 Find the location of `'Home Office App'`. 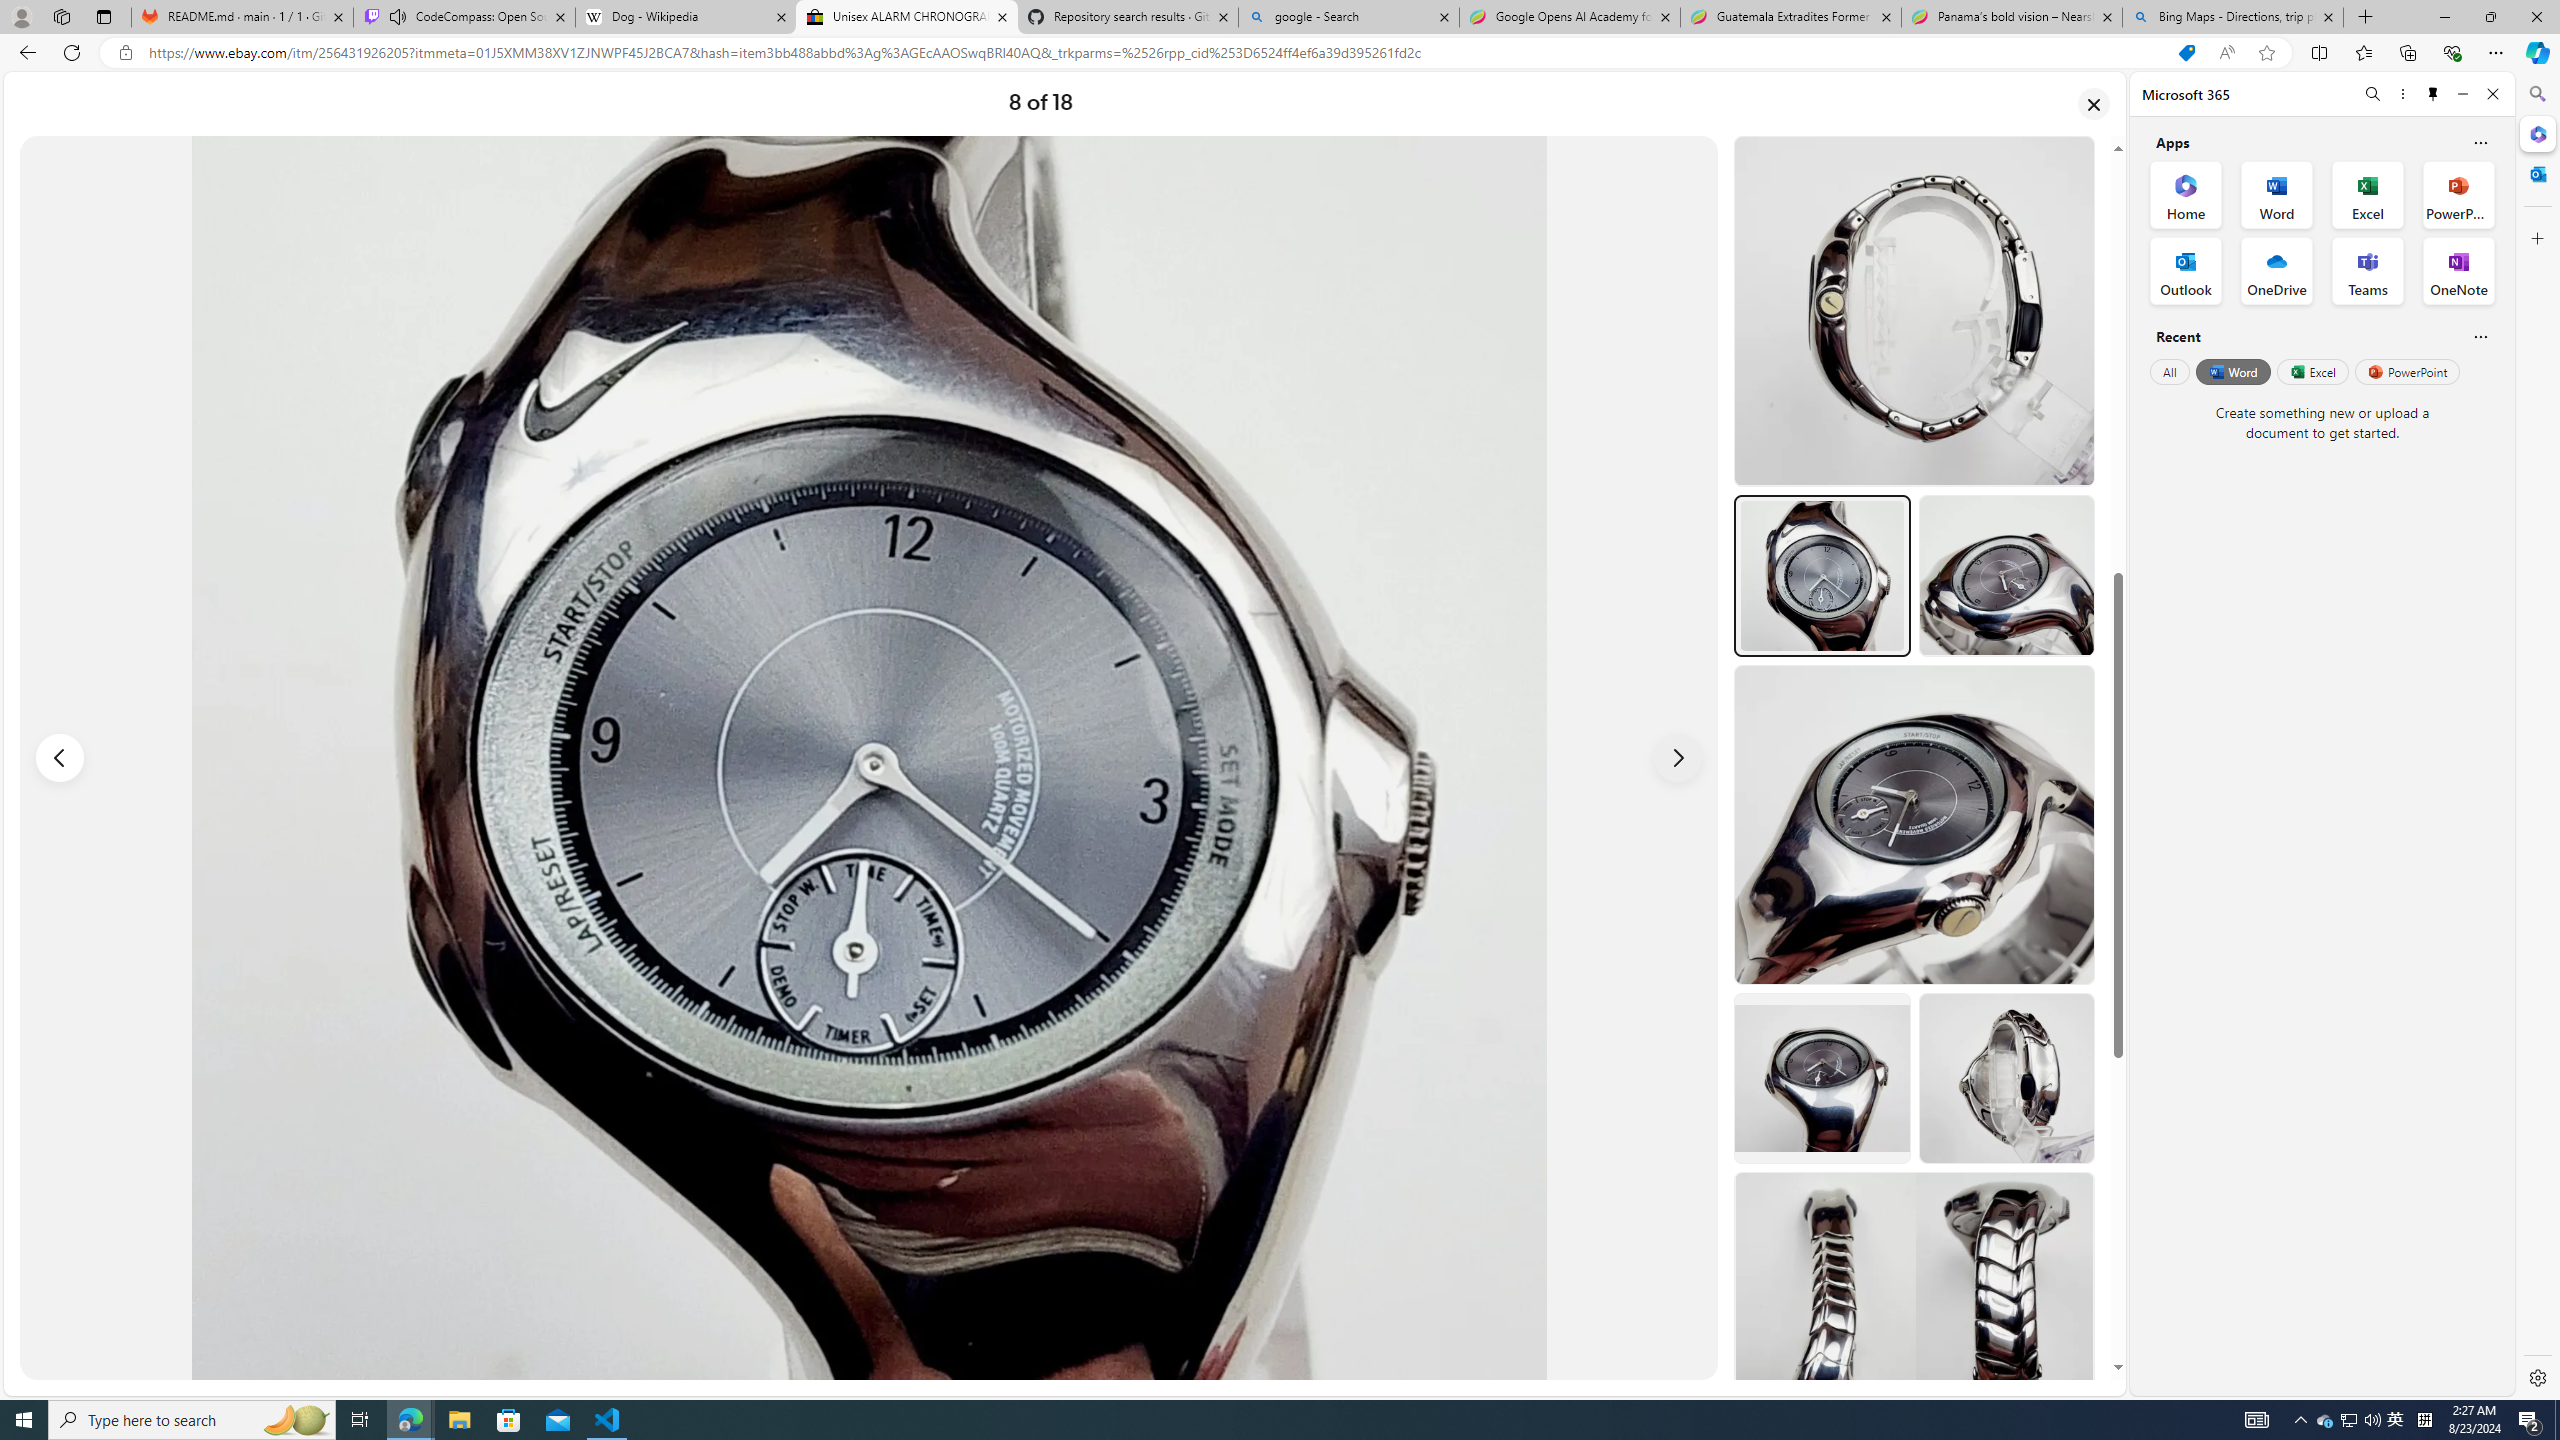

'Home Office App' is located at coordinates (2185, 195).